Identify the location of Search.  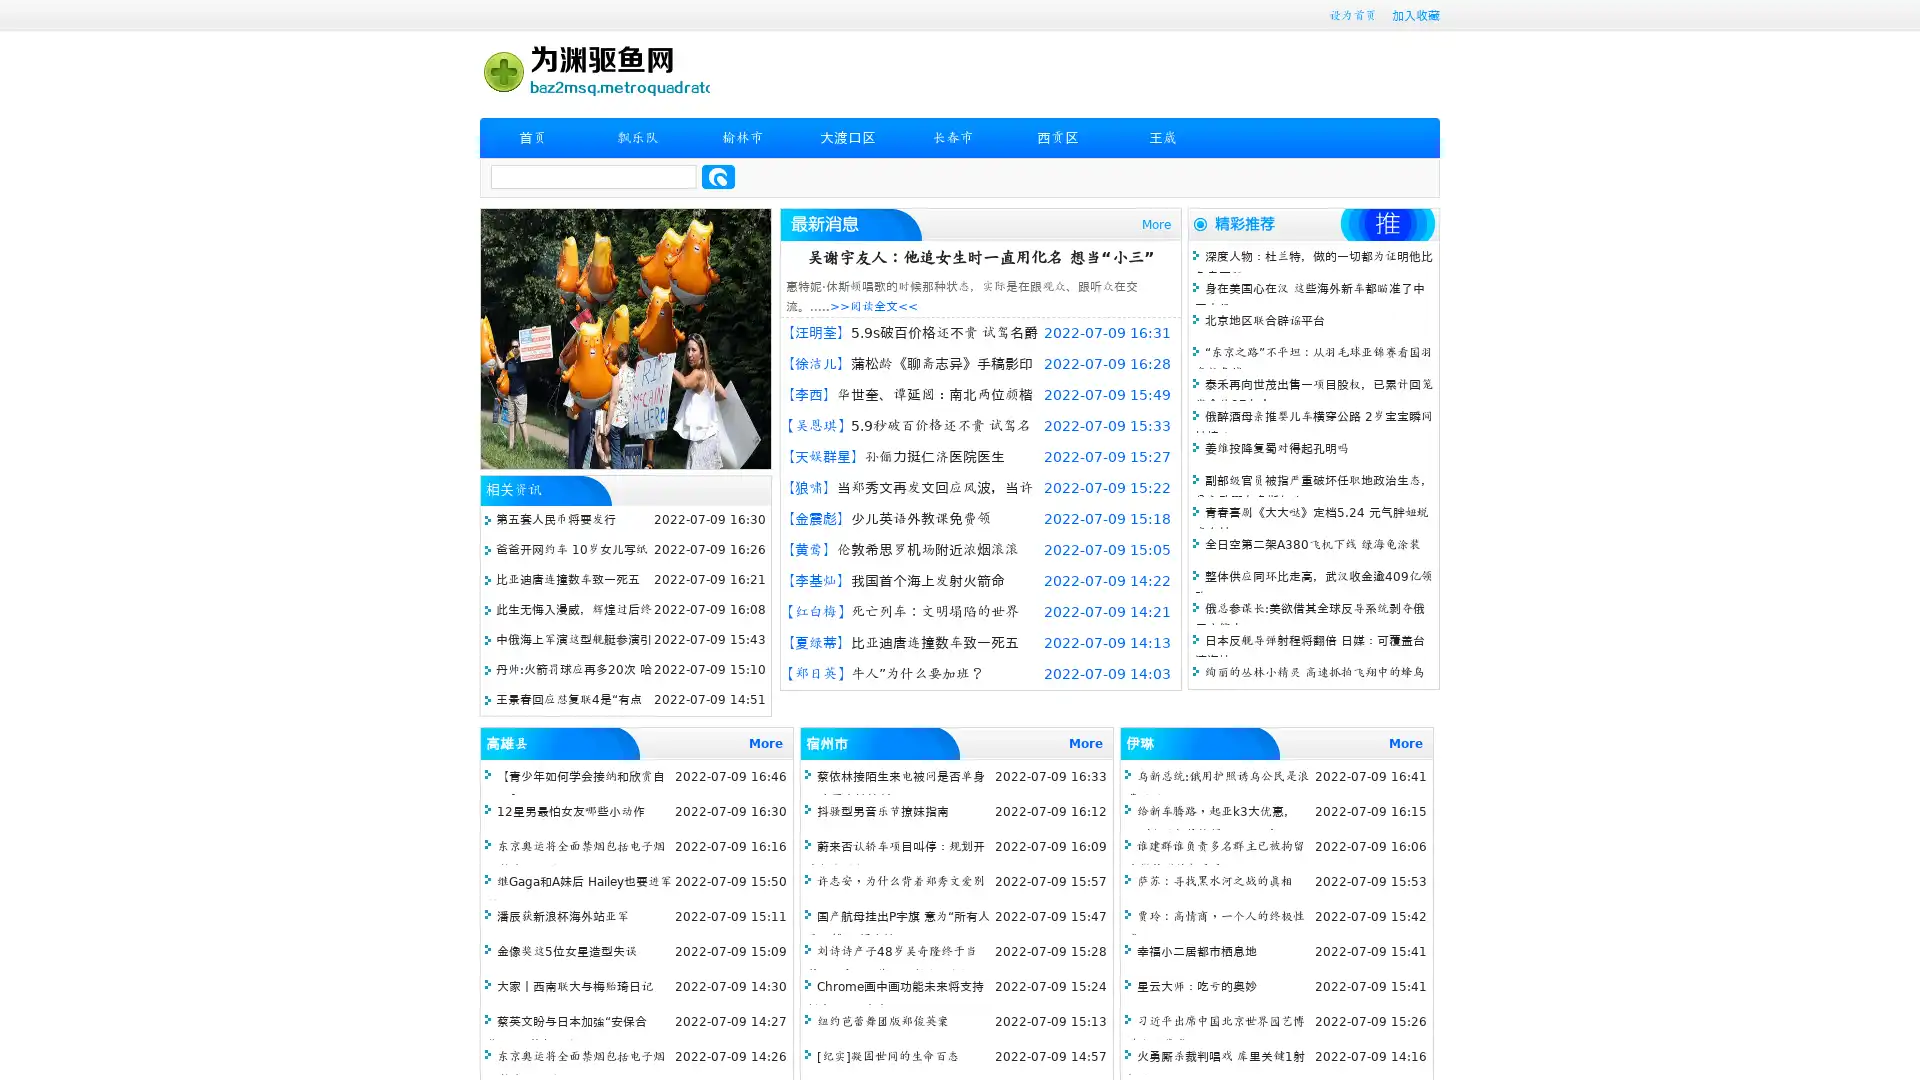
(718, 176).